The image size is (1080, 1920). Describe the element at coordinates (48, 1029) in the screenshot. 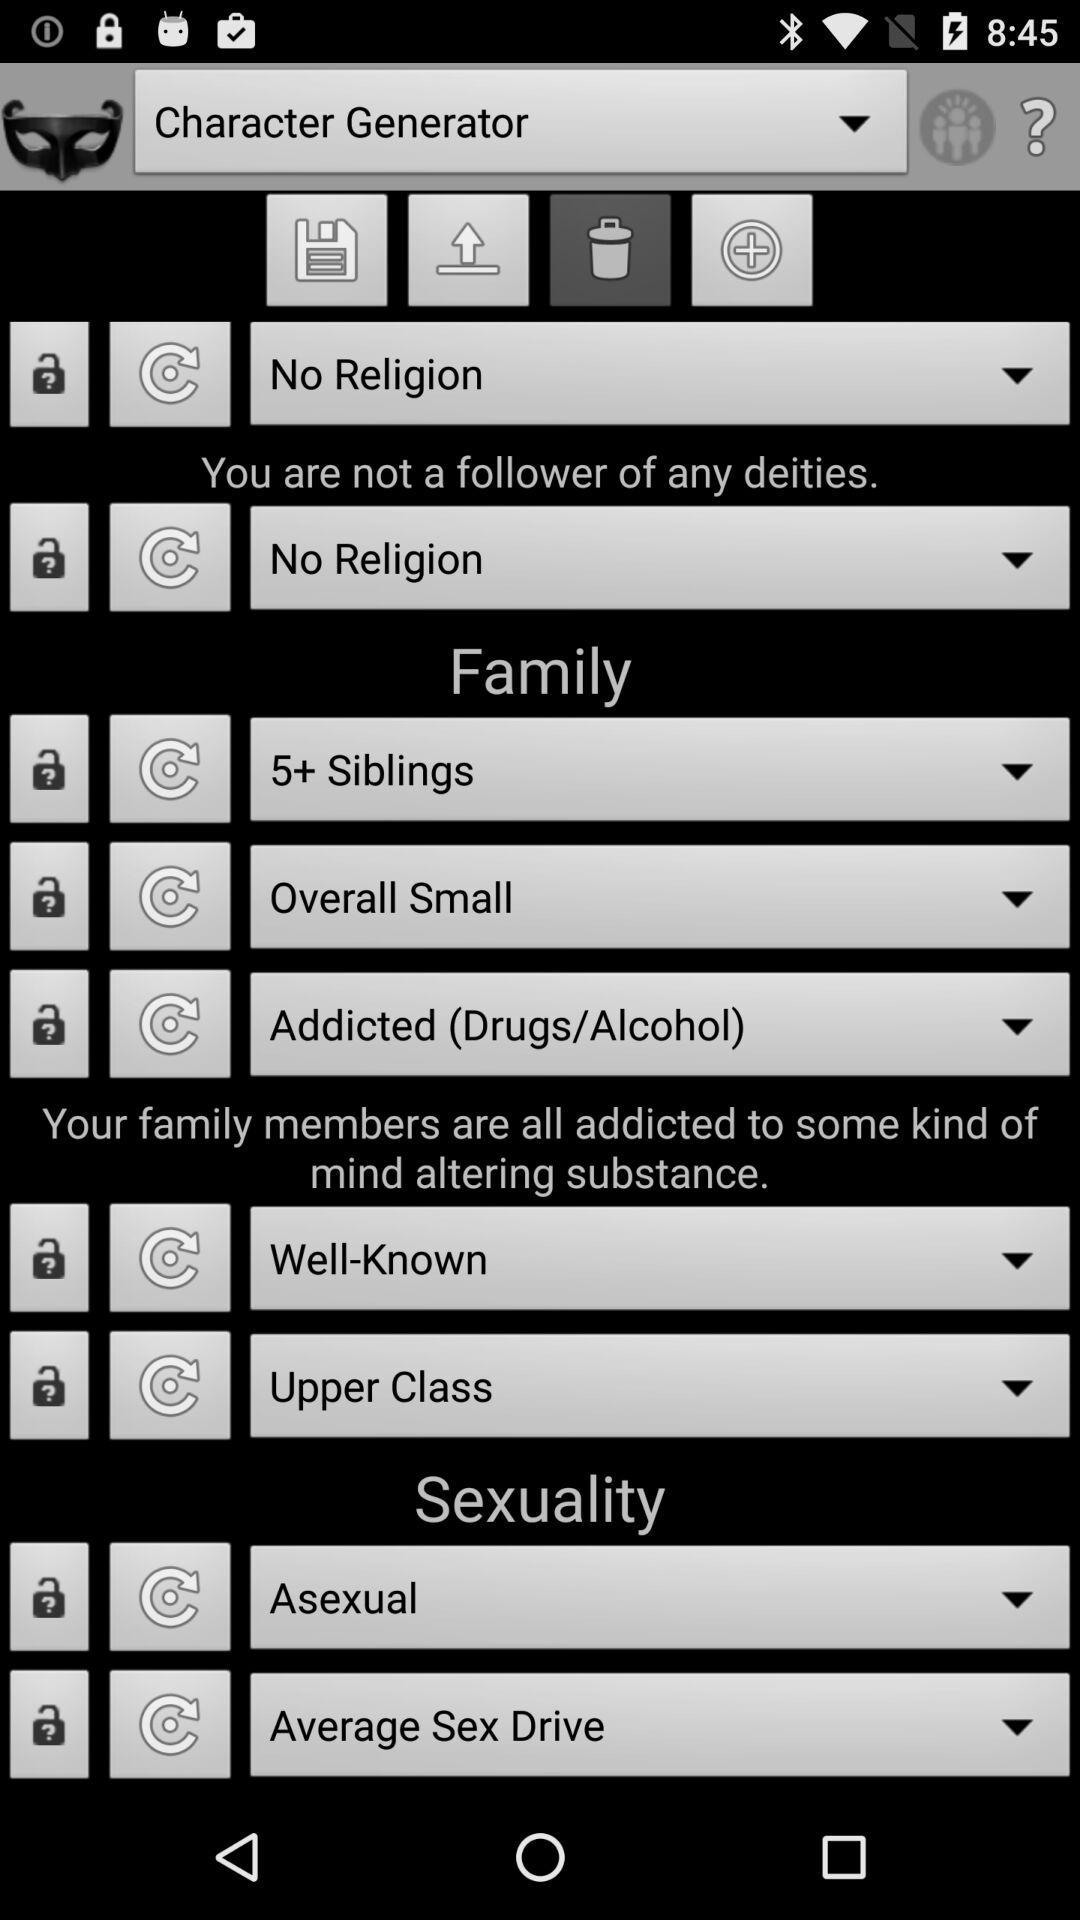

I see `addicted` at that location.